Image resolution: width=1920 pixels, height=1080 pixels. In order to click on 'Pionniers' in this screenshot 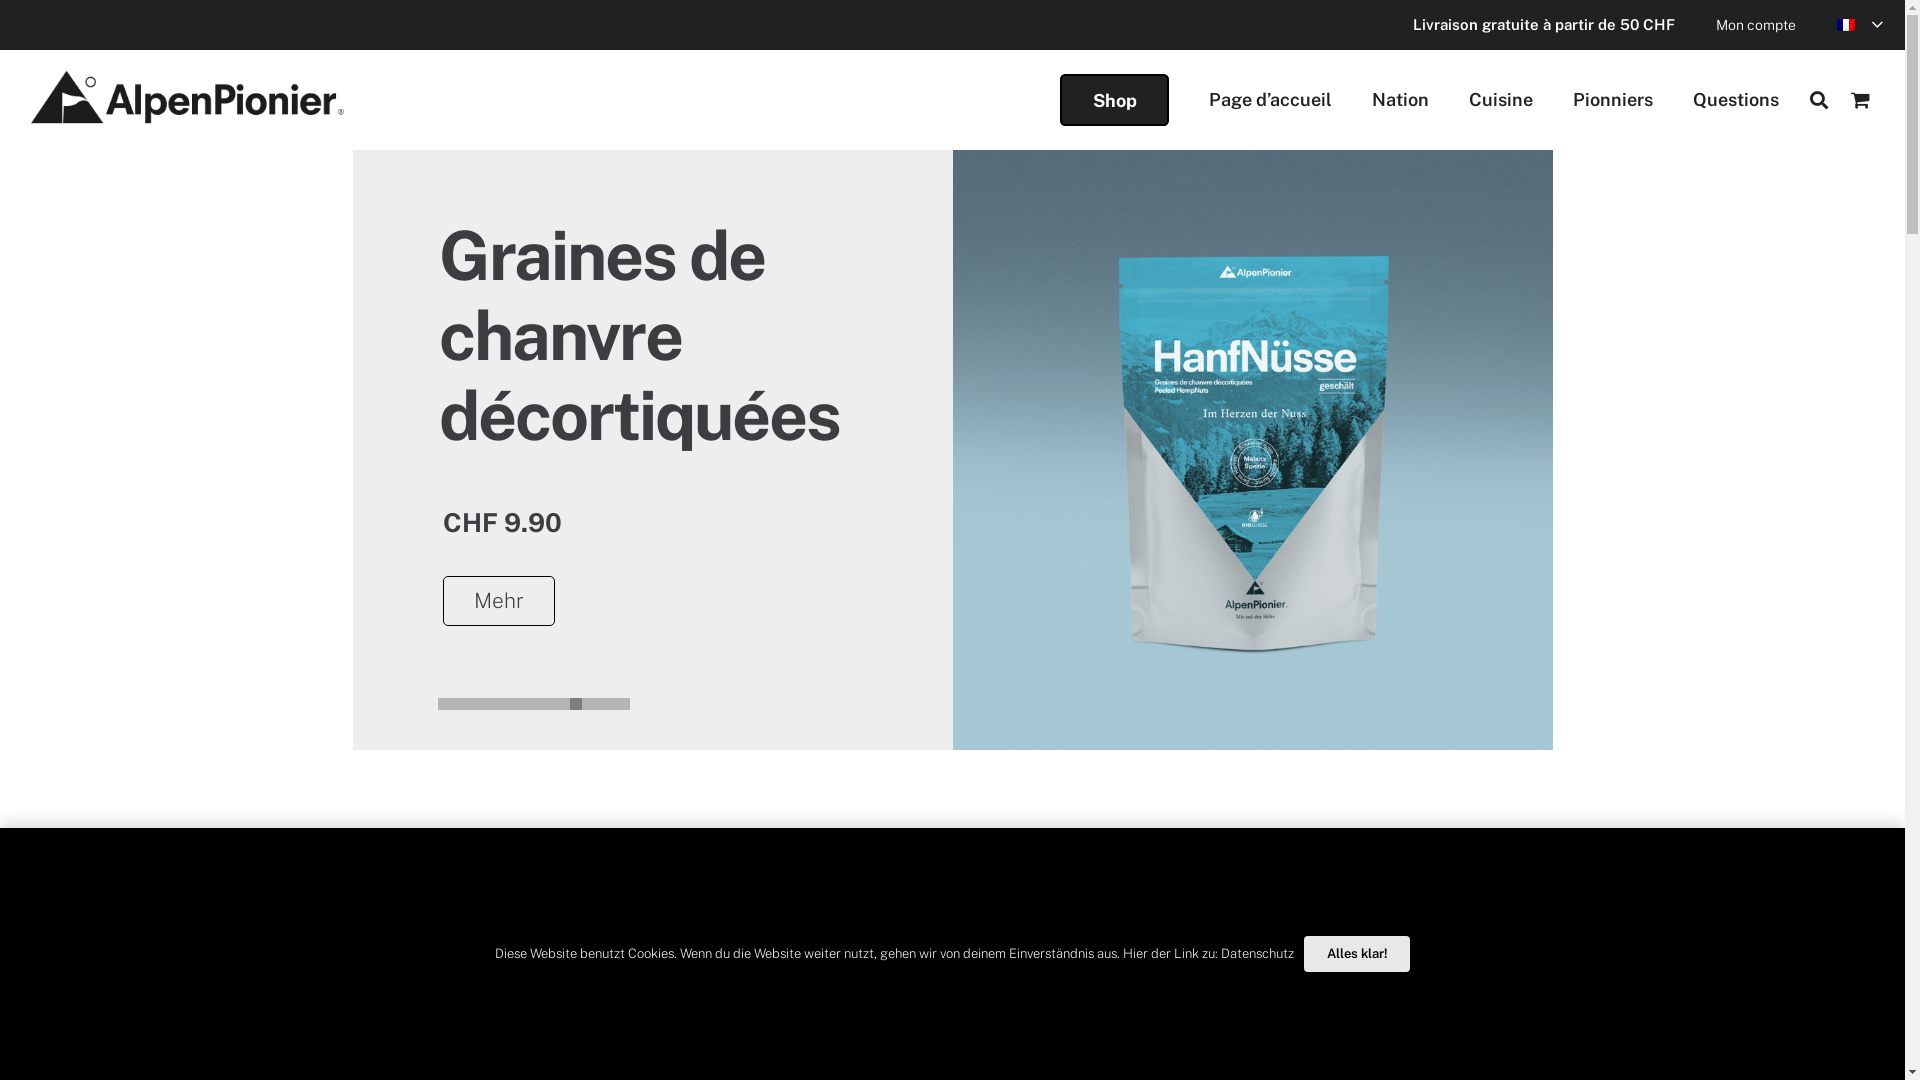, I will do `click(1612, 100)`.